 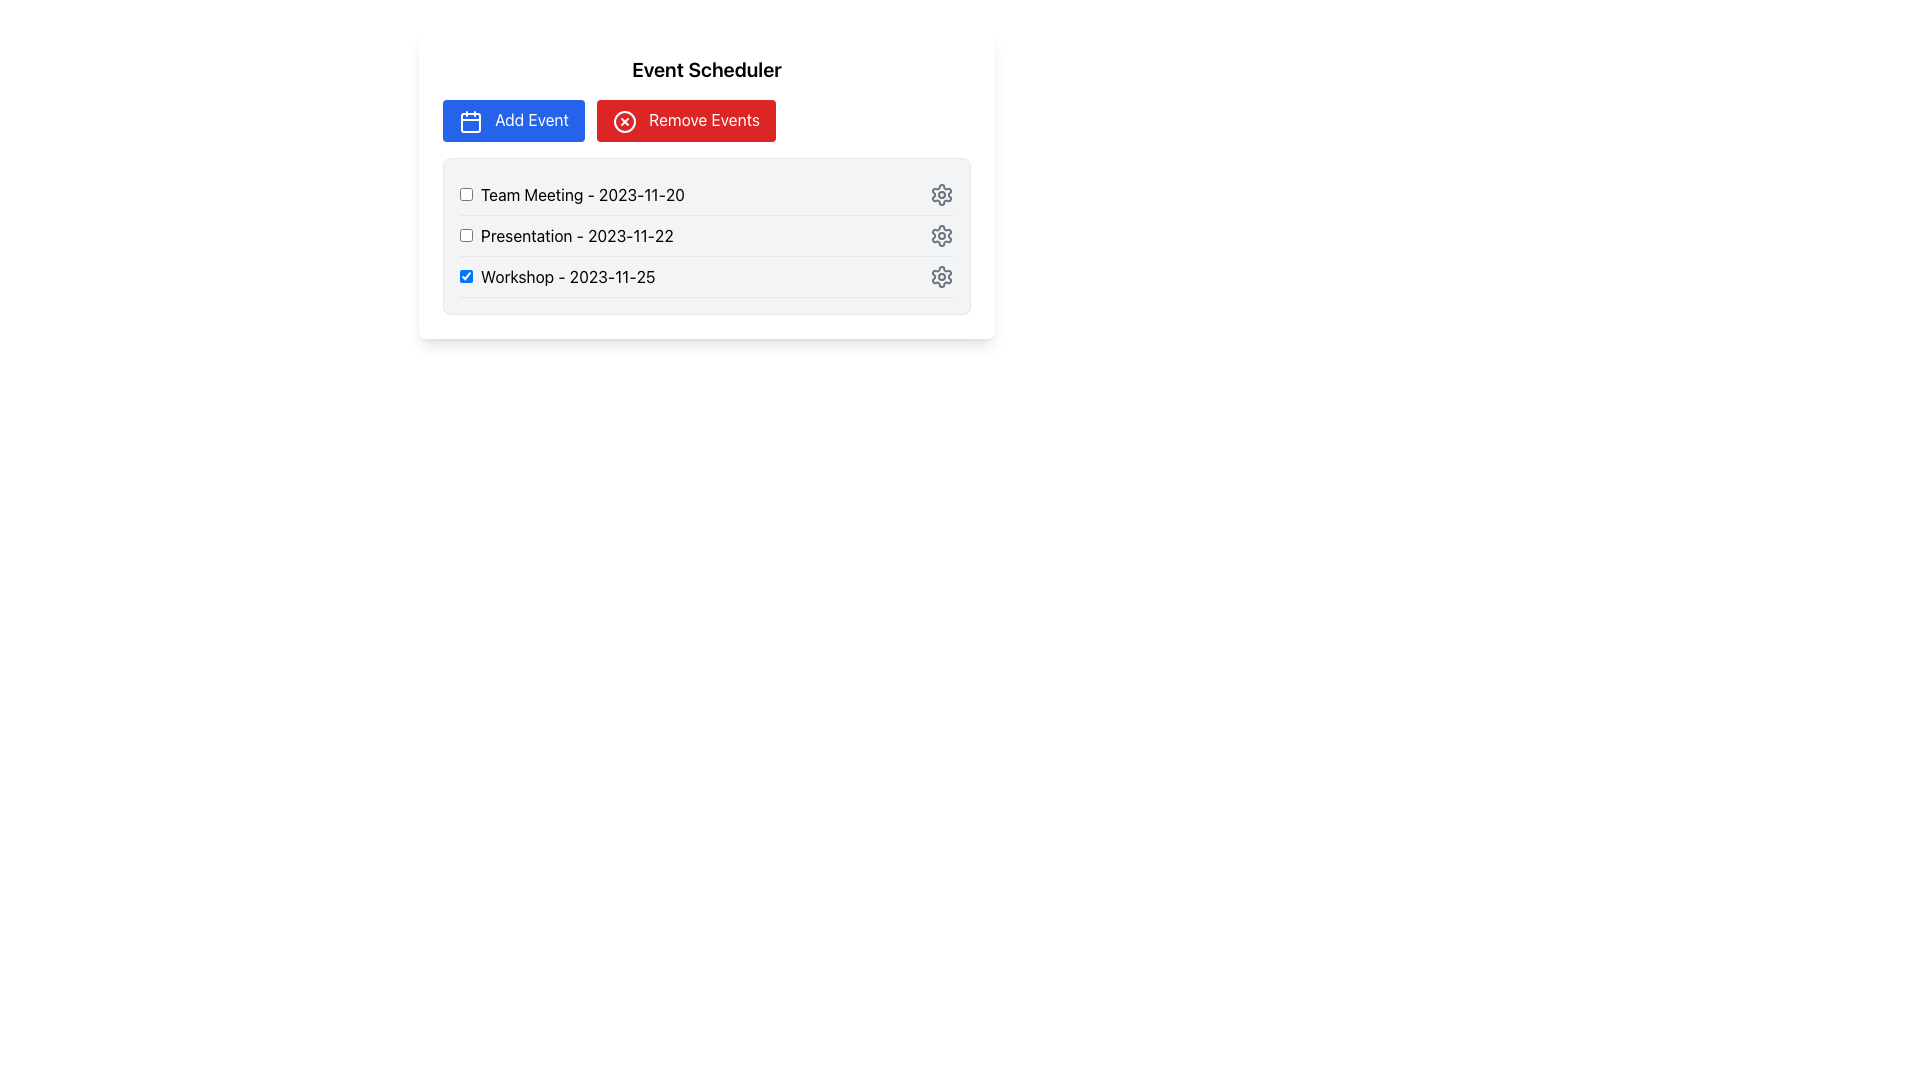 I want to click on the blue rectangular button labeled 'Add Event' with a calendar icon, so click(x=513, y=119).